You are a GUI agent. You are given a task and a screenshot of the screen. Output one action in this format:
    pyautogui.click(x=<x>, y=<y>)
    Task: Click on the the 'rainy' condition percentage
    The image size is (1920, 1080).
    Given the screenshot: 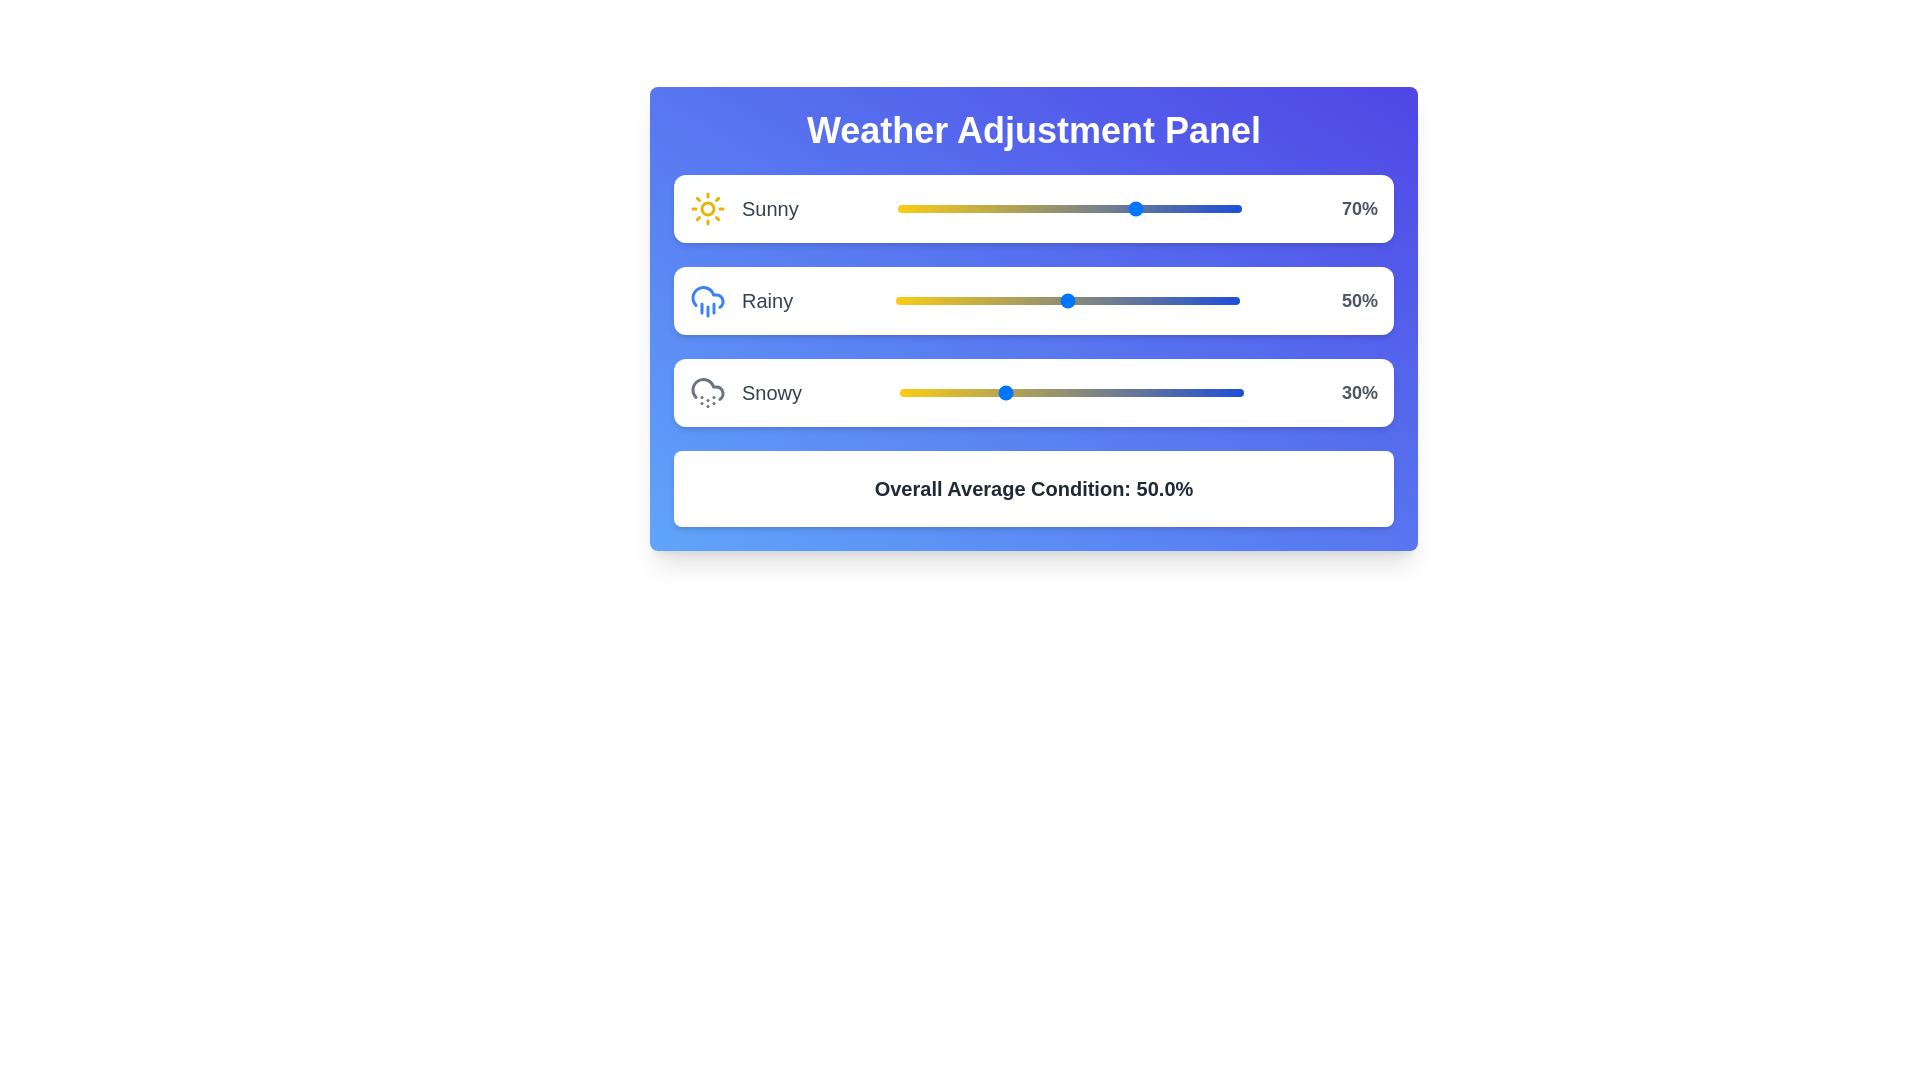 What is the action you would take?
    pyautogui.click(x=1167, y=300)
    